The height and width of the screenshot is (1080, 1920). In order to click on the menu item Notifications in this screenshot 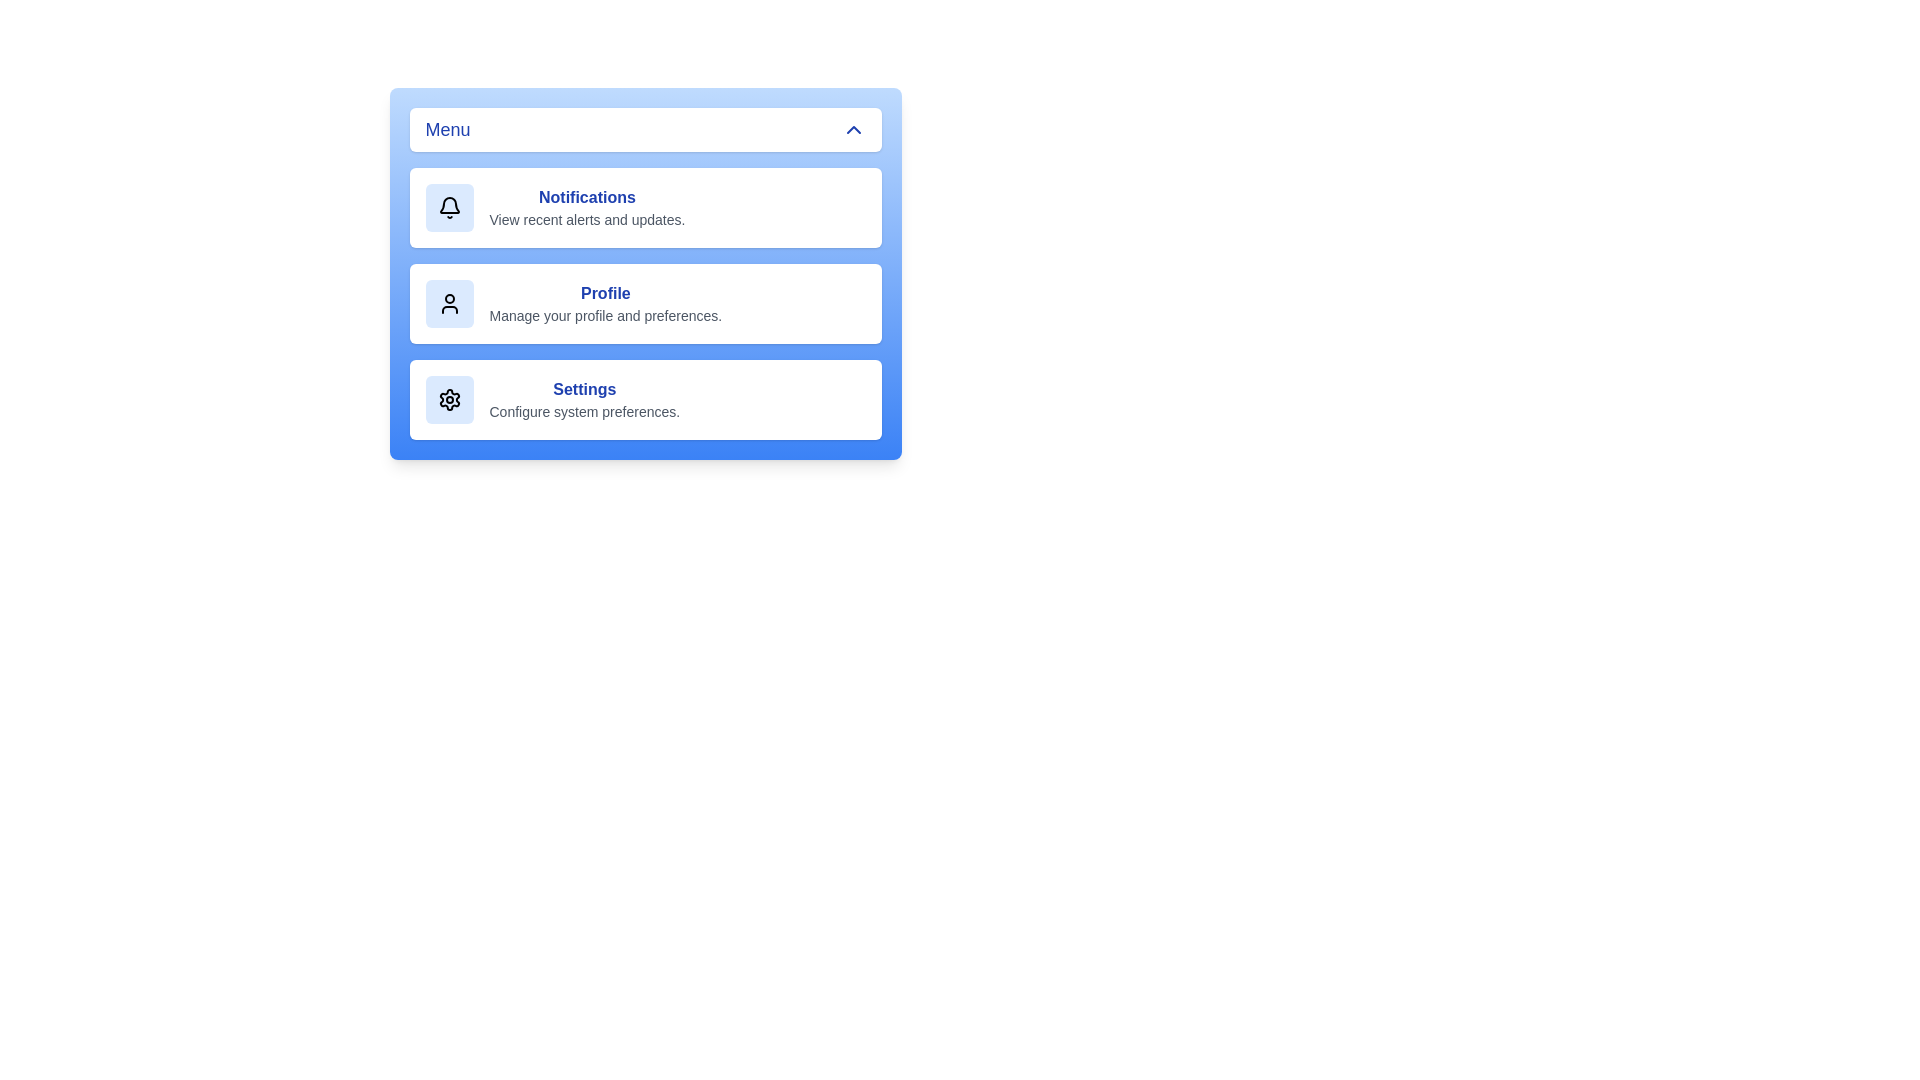, I will do `click(645, 208)`.